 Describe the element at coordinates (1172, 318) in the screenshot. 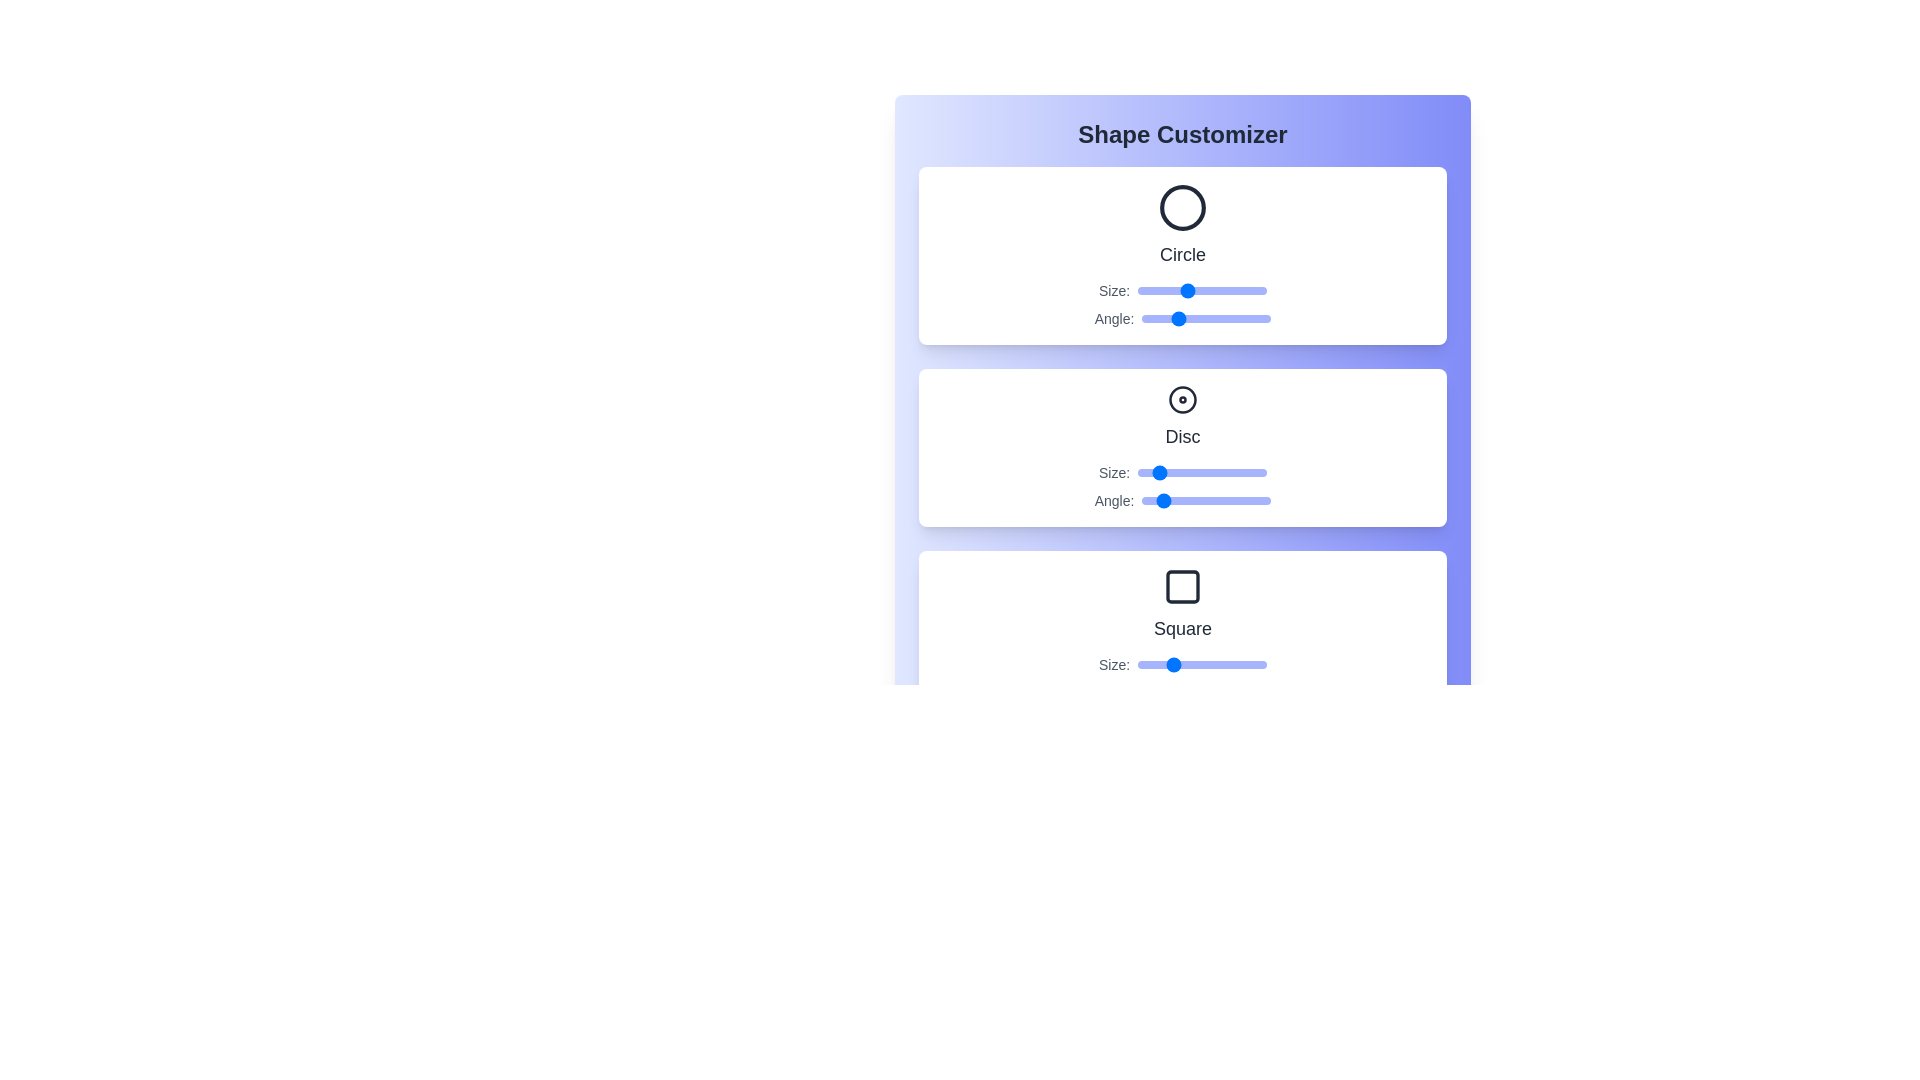

I see `the Circle's angle slider to 85 degrees` at that location.